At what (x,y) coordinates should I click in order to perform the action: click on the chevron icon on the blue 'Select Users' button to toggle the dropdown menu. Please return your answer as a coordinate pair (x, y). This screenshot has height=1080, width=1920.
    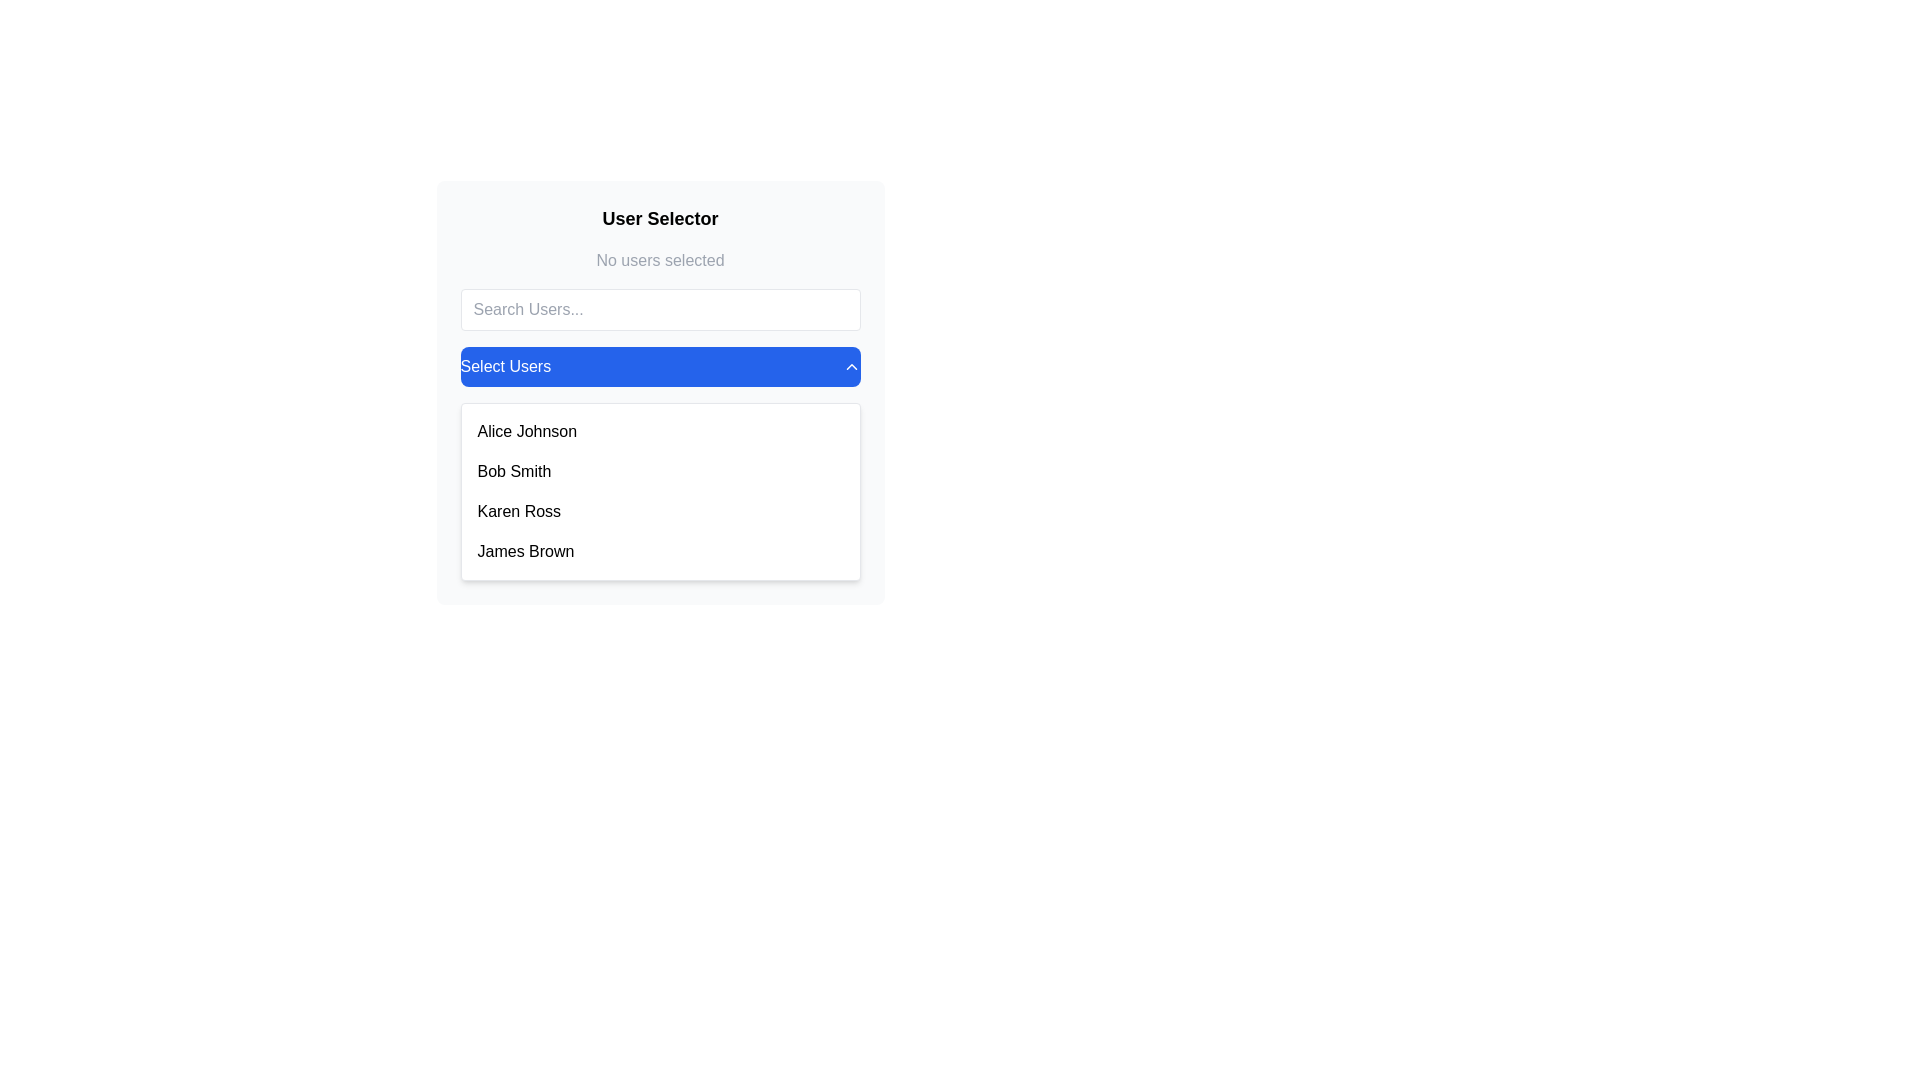
    Looking at the image, I should click on (660, 393).